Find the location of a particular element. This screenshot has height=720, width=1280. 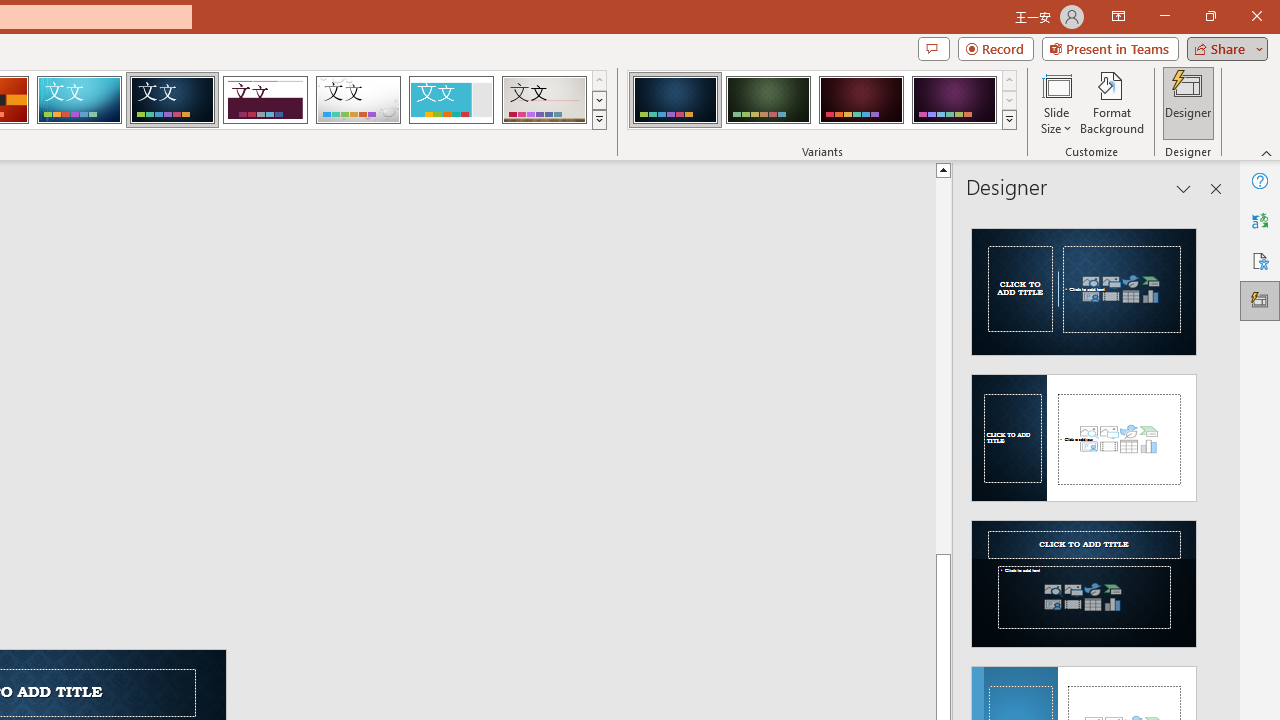

'Format Background' is located at coordinates (1111, 103).